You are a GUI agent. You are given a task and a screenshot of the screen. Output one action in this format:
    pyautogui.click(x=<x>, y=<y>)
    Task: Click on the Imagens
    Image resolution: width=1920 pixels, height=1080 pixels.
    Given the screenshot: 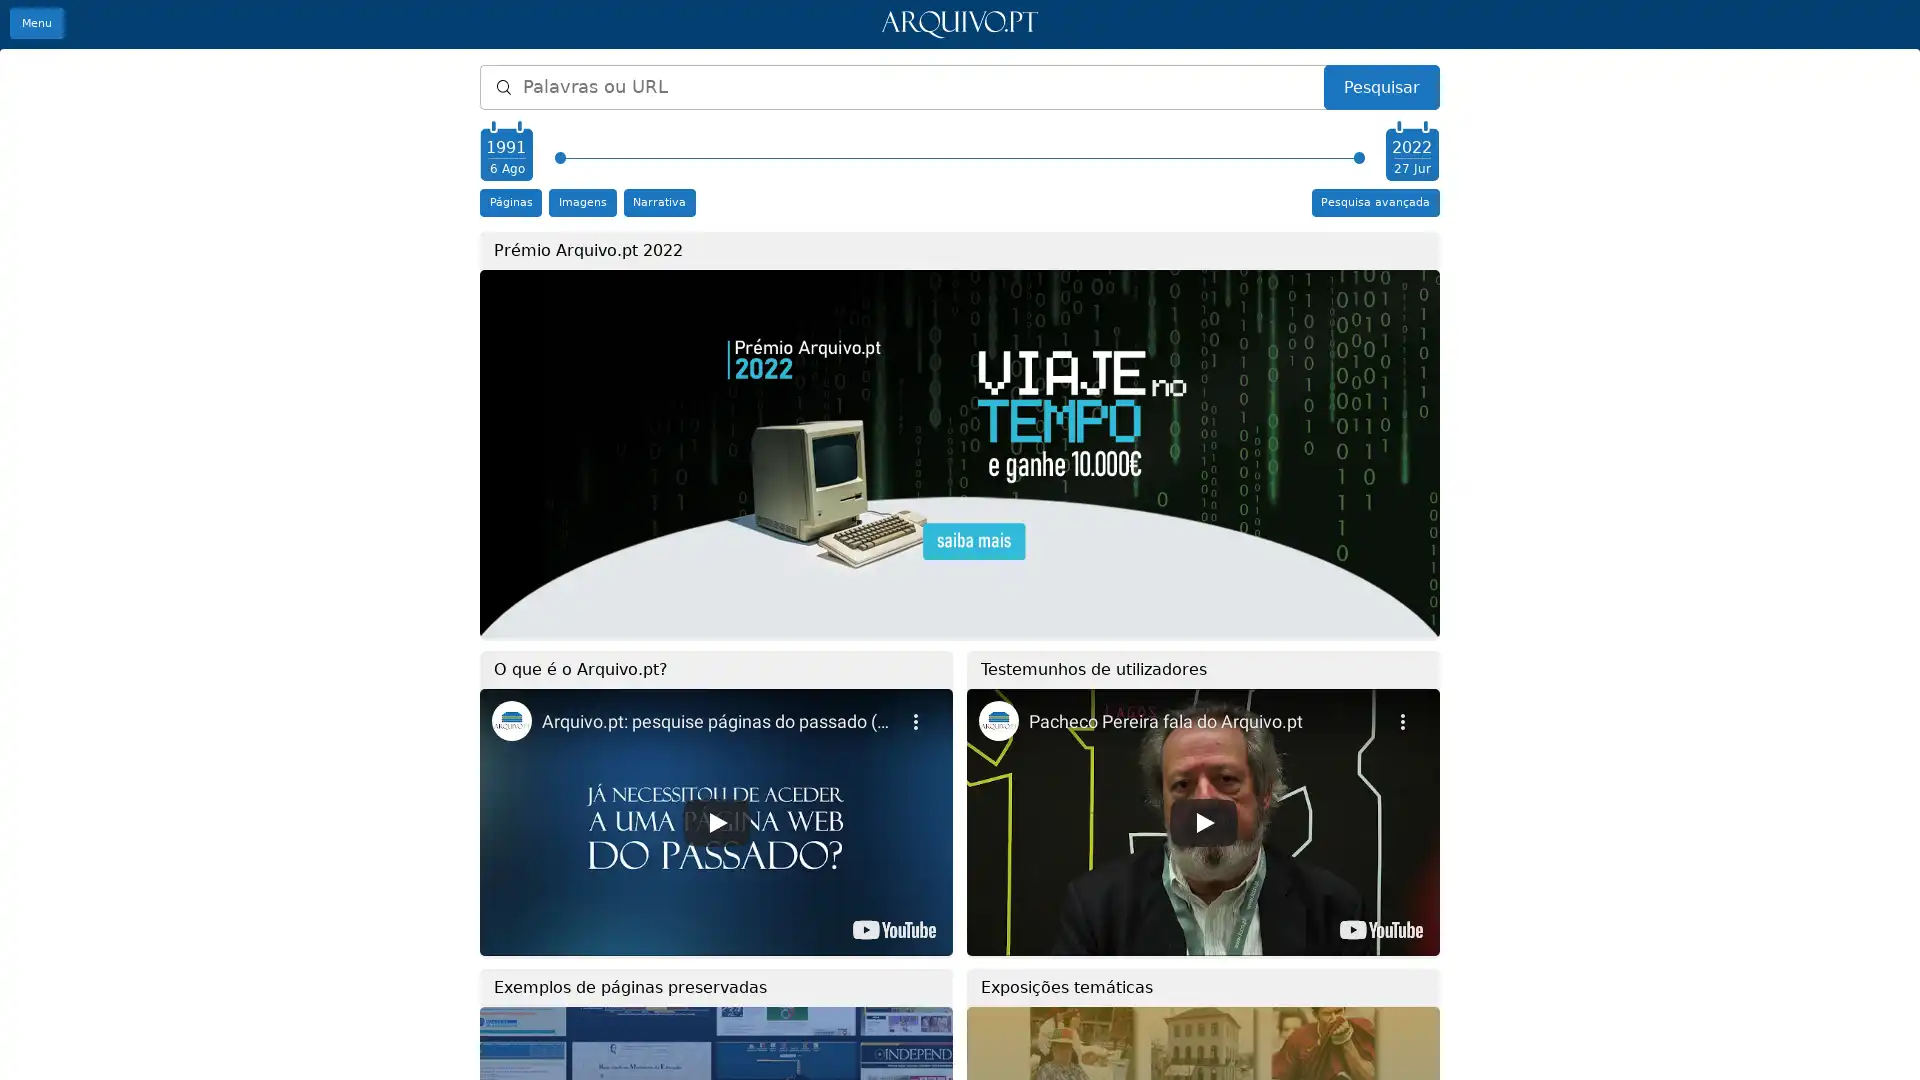 What is the action you would take?
    pyautogui.click(x=581, y=202)
    